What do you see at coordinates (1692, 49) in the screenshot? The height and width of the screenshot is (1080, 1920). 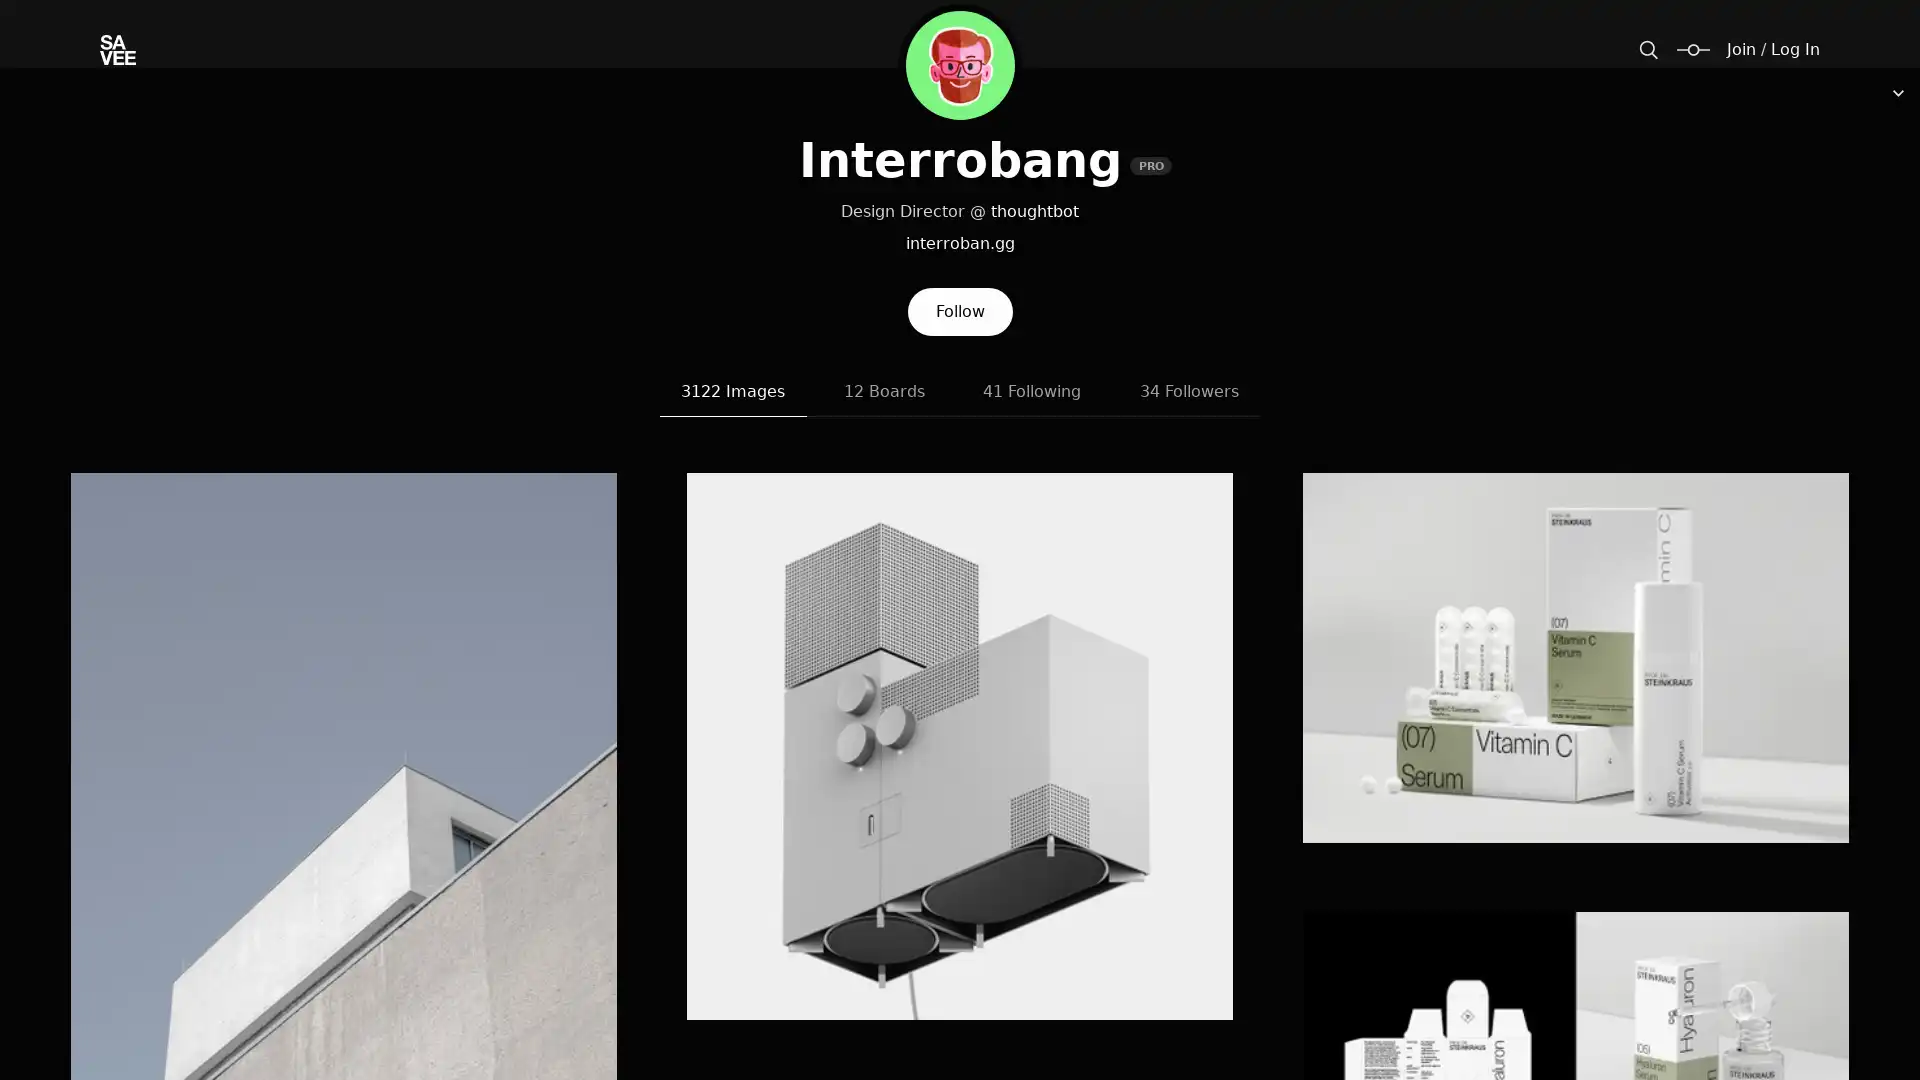 I see `Change size / padding` at bounding box center [1692, 49].